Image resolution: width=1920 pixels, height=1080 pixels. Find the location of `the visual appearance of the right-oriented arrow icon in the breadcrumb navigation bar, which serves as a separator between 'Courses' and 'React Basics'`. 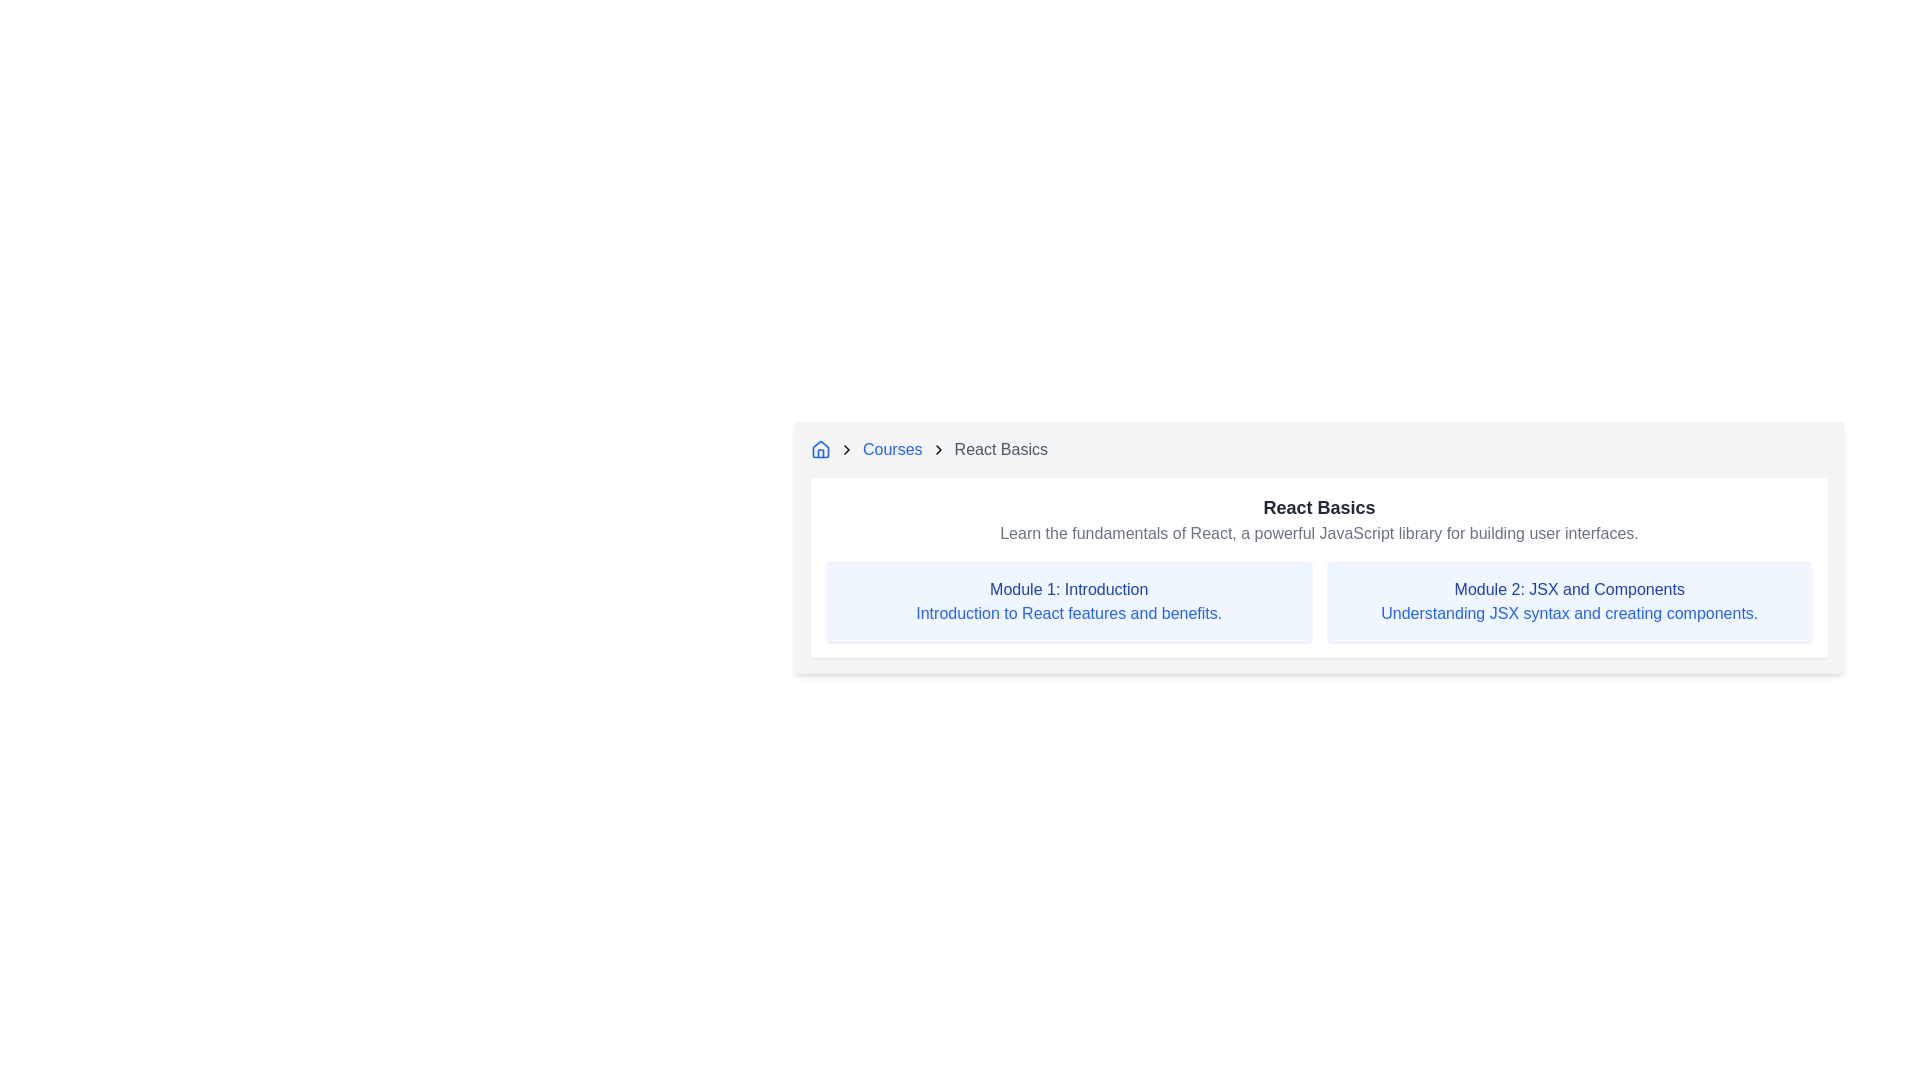

the visual appearance of the right-oriented arrow icon in the breadcrumb navigation bar, which serves as a separator between 'Courses' and 'React Basics' is located at coordinates (937, 450).